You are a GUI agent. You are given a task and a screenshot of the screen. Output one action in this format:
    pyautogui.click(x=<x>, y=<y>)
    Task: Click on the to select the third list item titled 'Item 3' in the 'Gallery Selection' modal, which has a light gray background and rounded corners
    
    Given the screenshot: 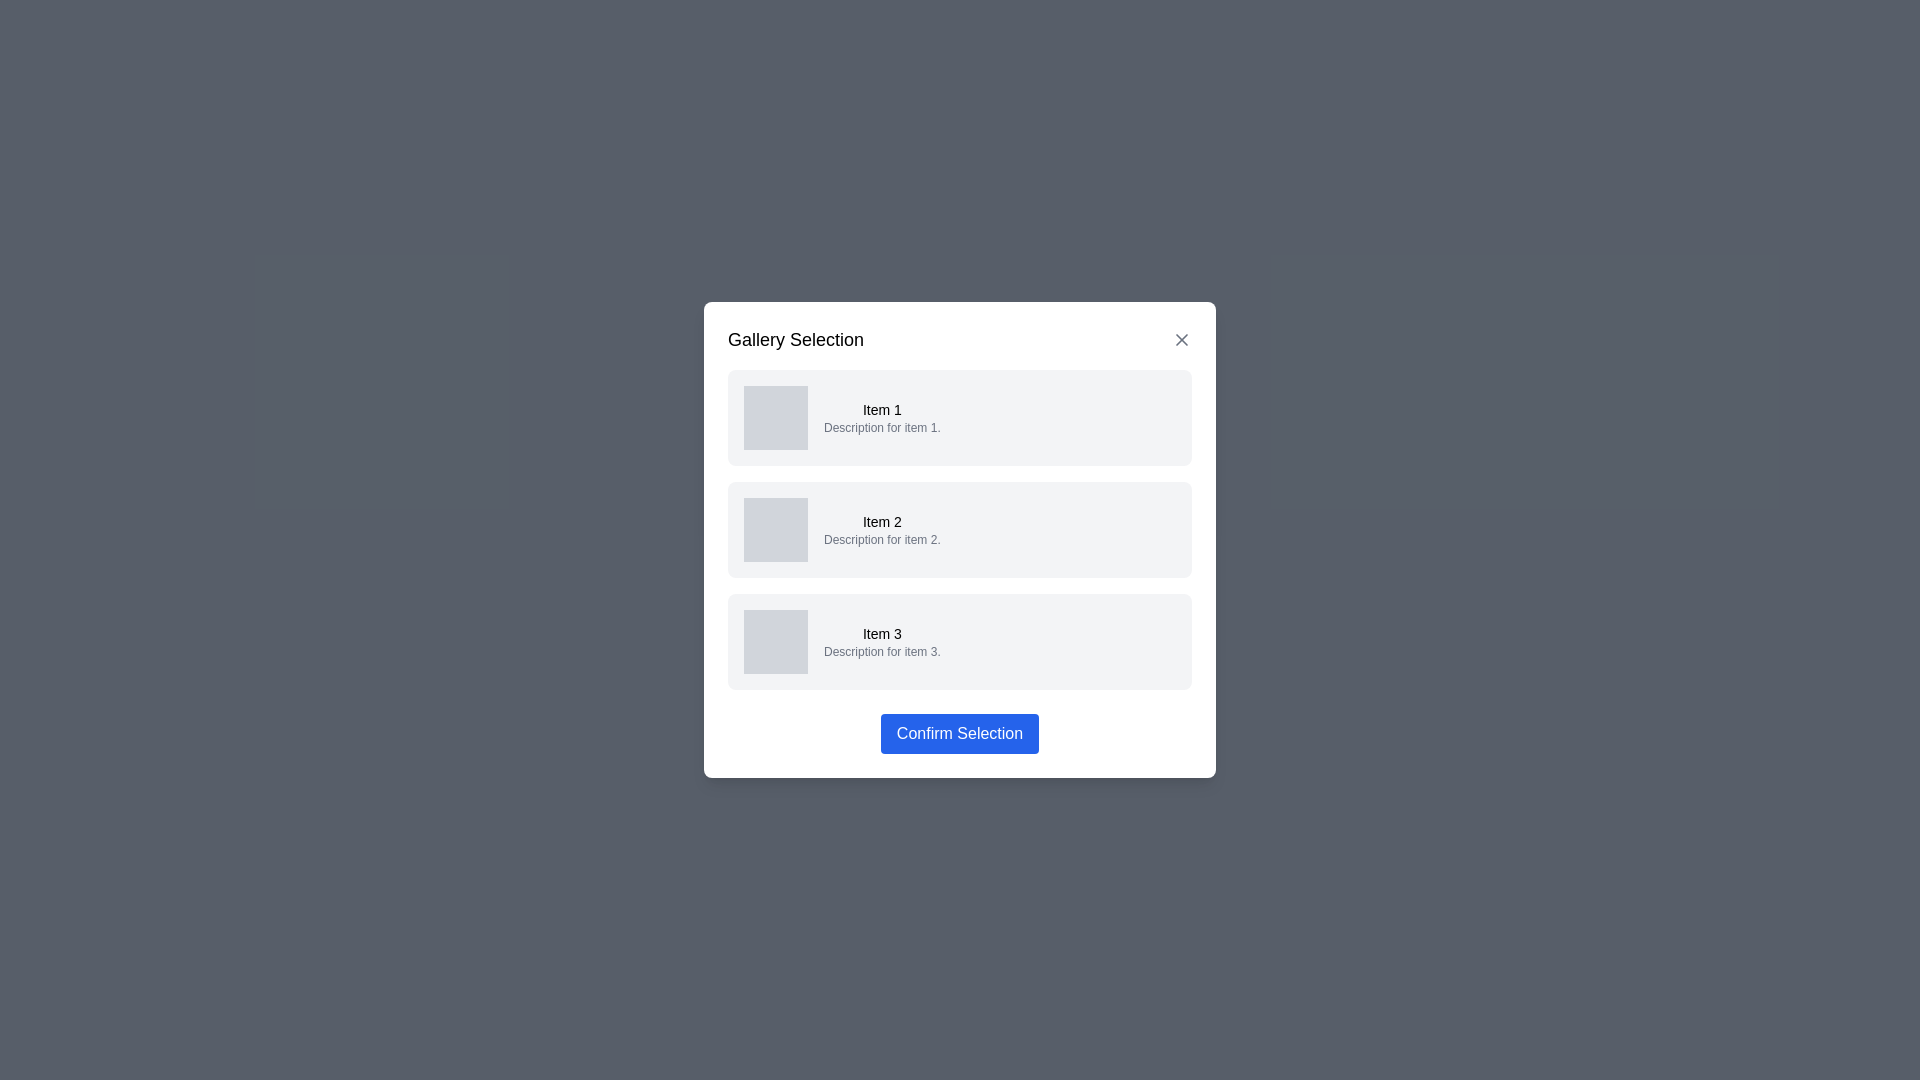 What is the action you would take?
    pyautogui.click(x=960, y=641)
    